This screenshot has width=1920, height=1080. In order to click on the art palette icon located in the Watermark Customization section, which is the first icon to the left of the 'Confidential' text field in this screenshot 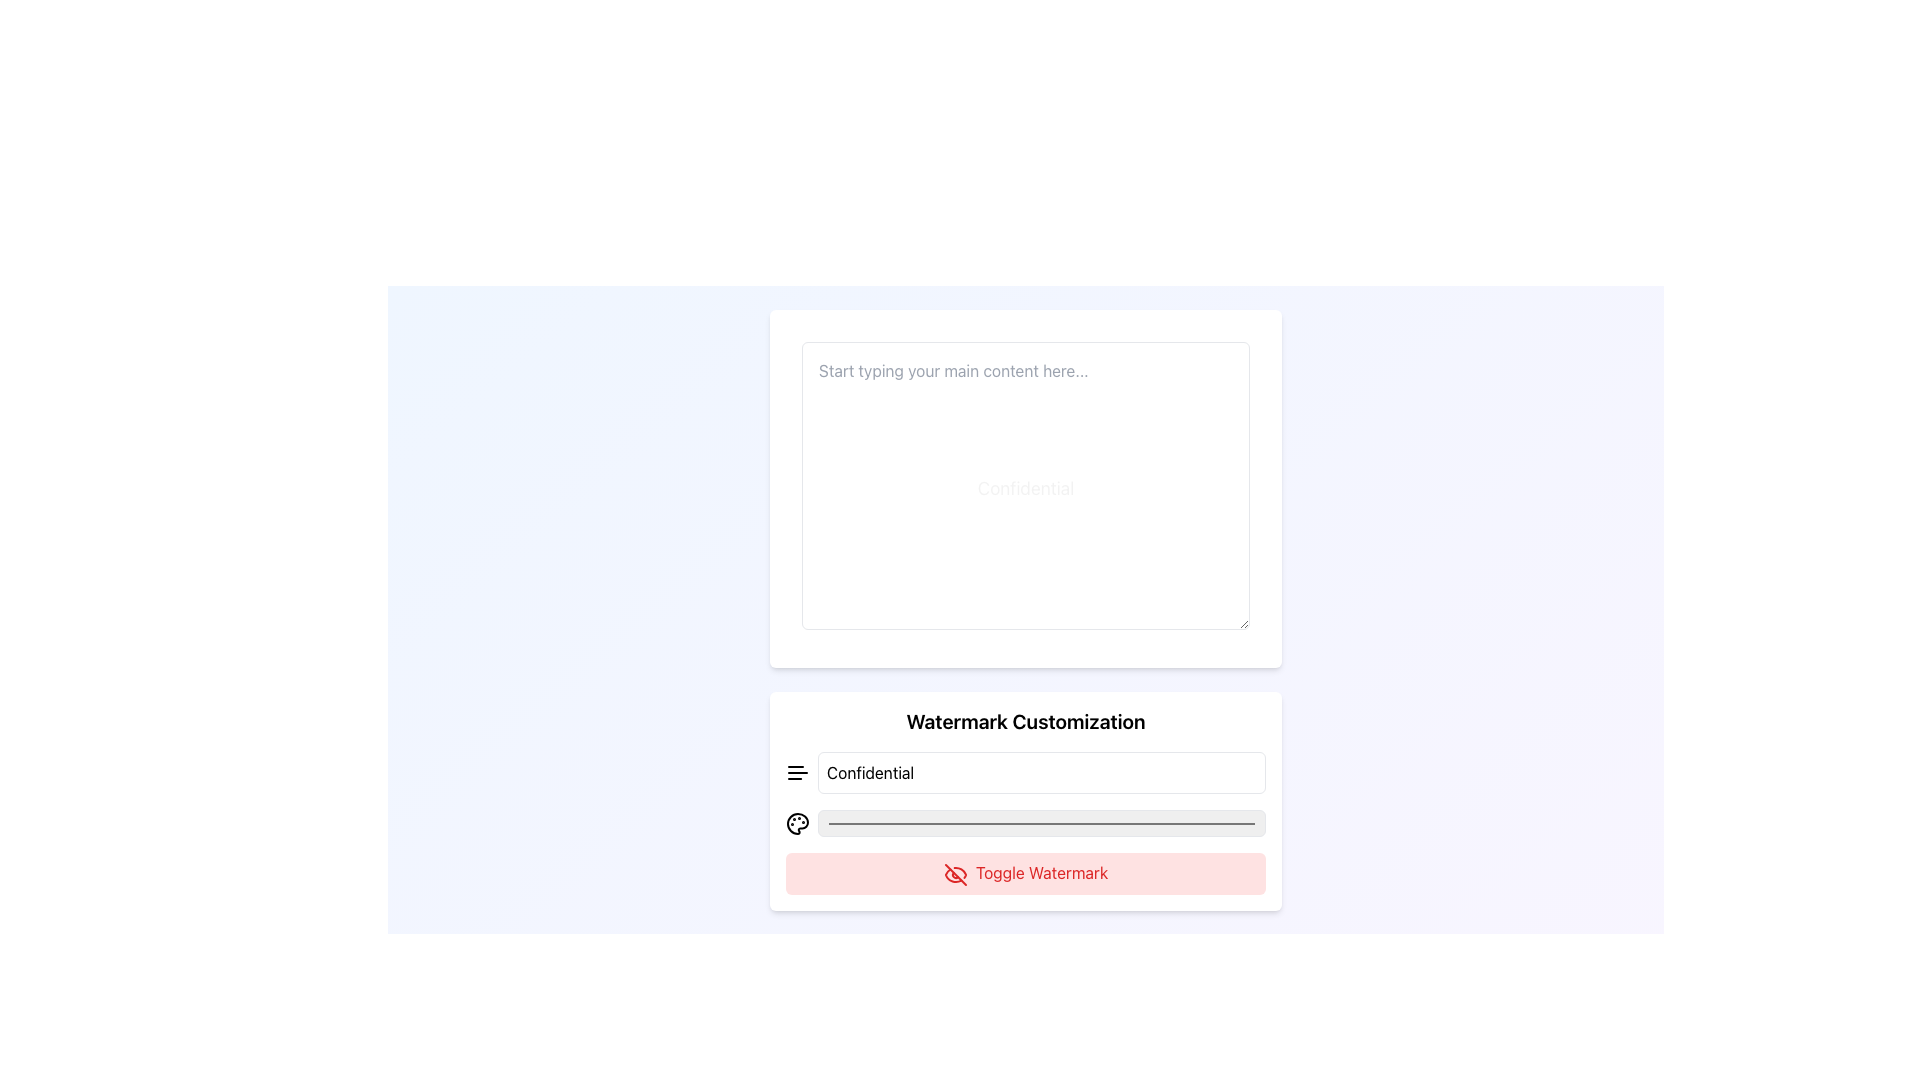, I will do `click(796, 823)`.